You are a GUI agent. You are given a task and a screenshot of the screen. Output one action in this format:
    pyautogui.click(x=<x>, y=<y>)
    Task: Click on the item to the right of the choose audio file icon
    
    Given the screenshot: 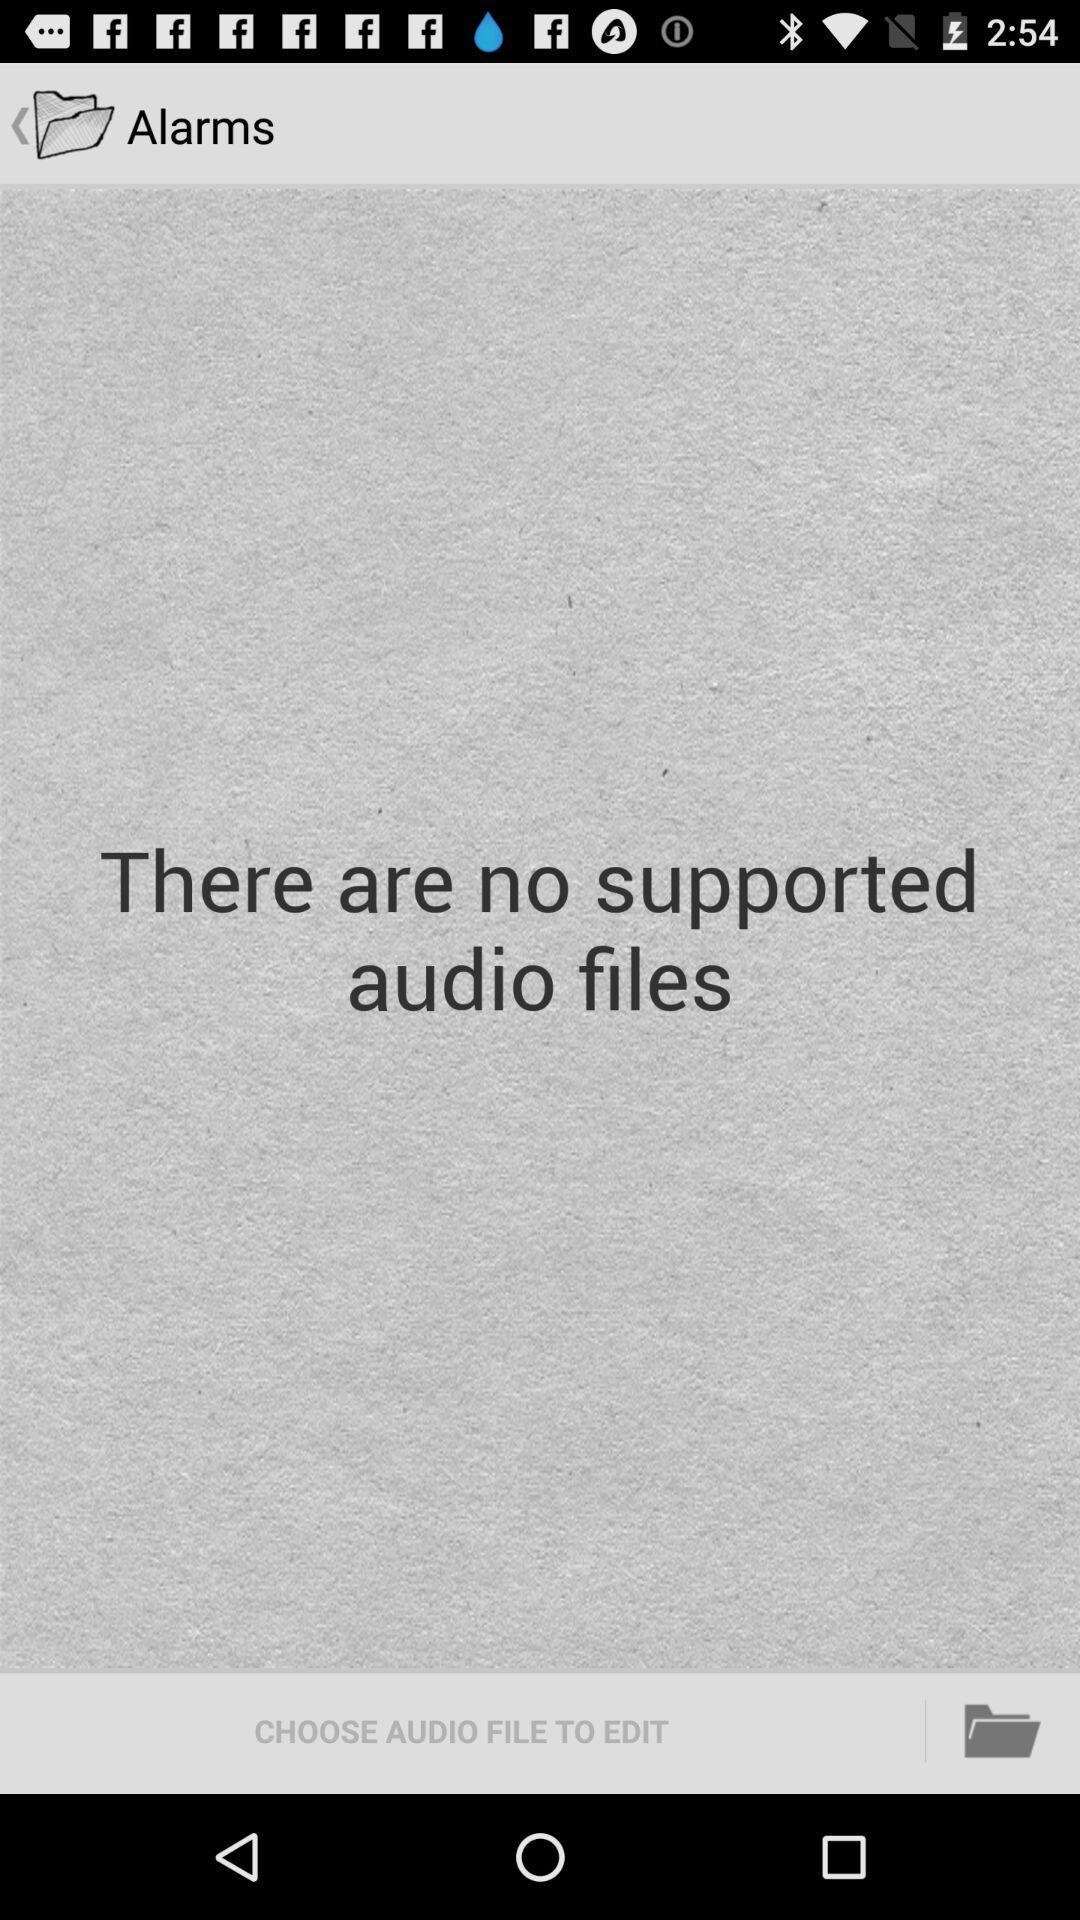 What is the action you would take?
    pyautogui.click(x=1003, y=1730)
    